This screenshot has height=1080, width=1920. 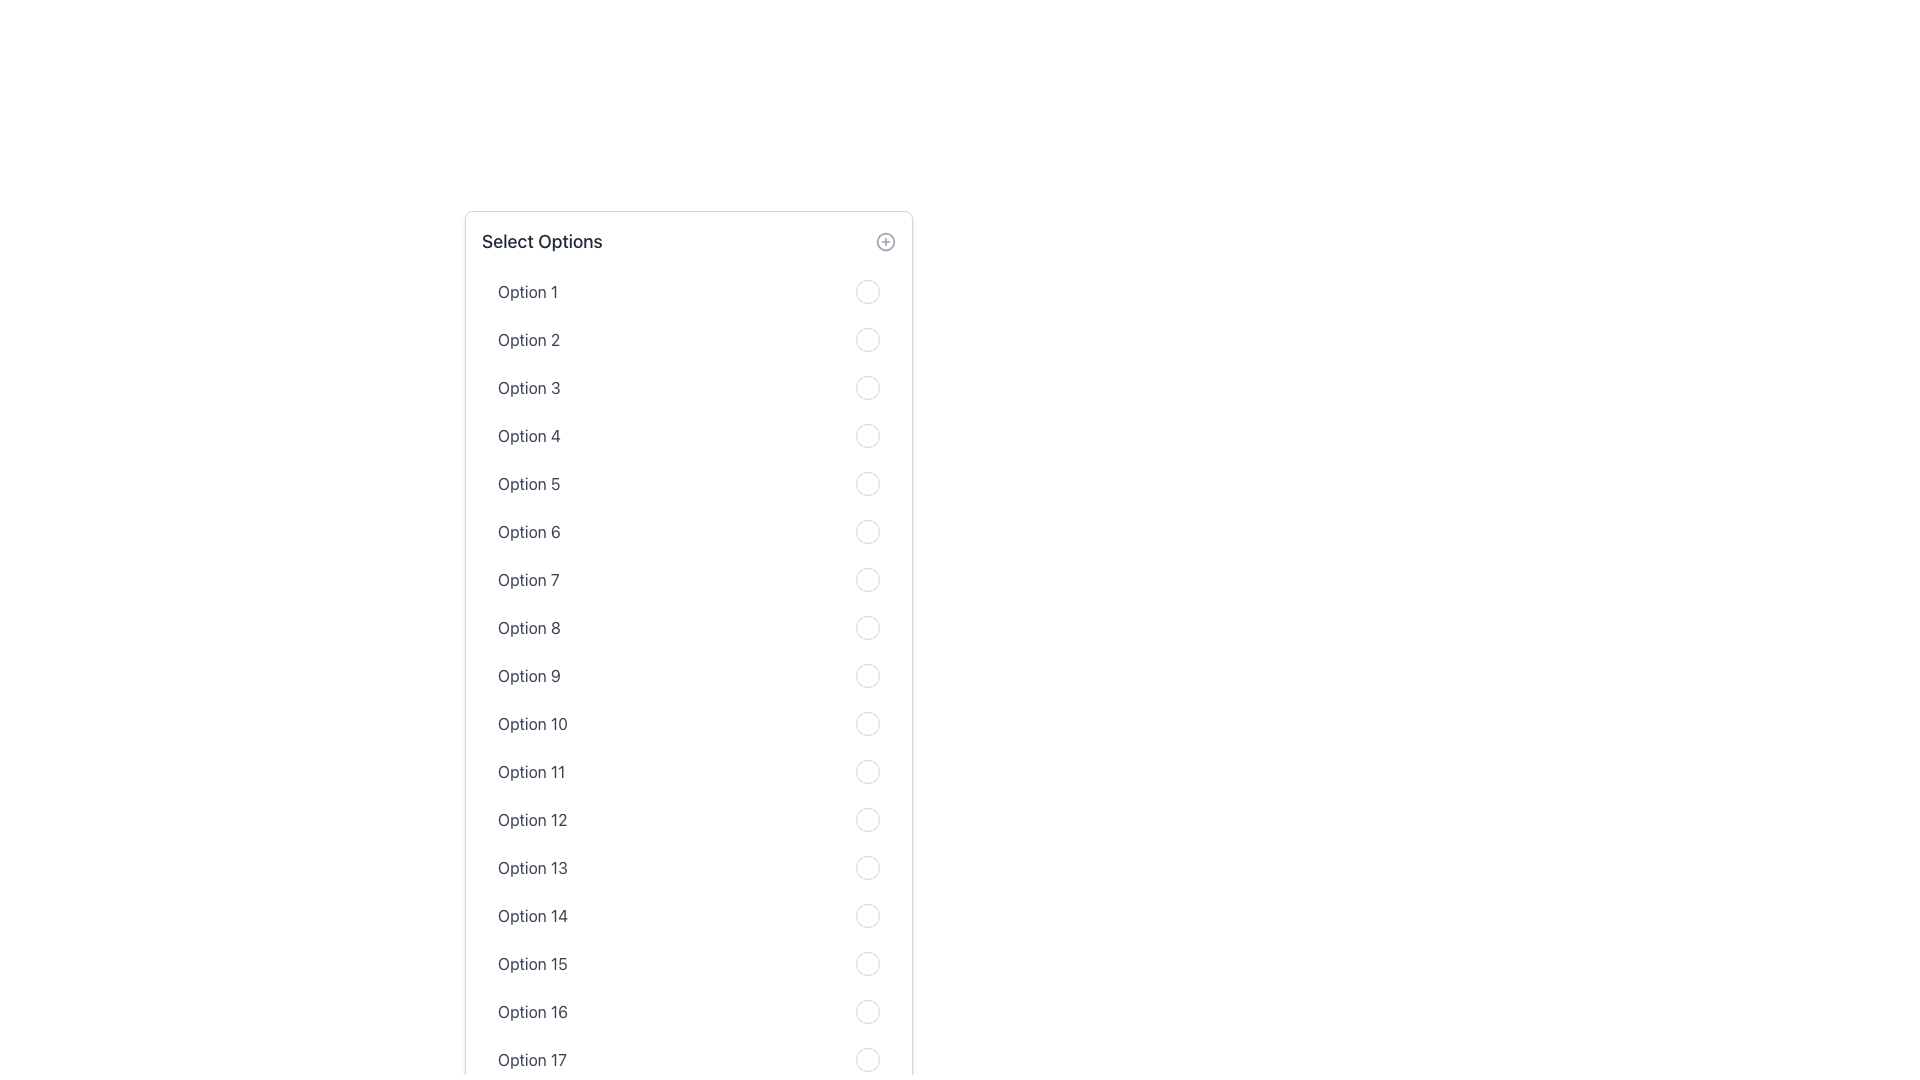 I want to click on the button/icon located at the top-right corner of the 'Select Options' section, so click(x=885, y=241).